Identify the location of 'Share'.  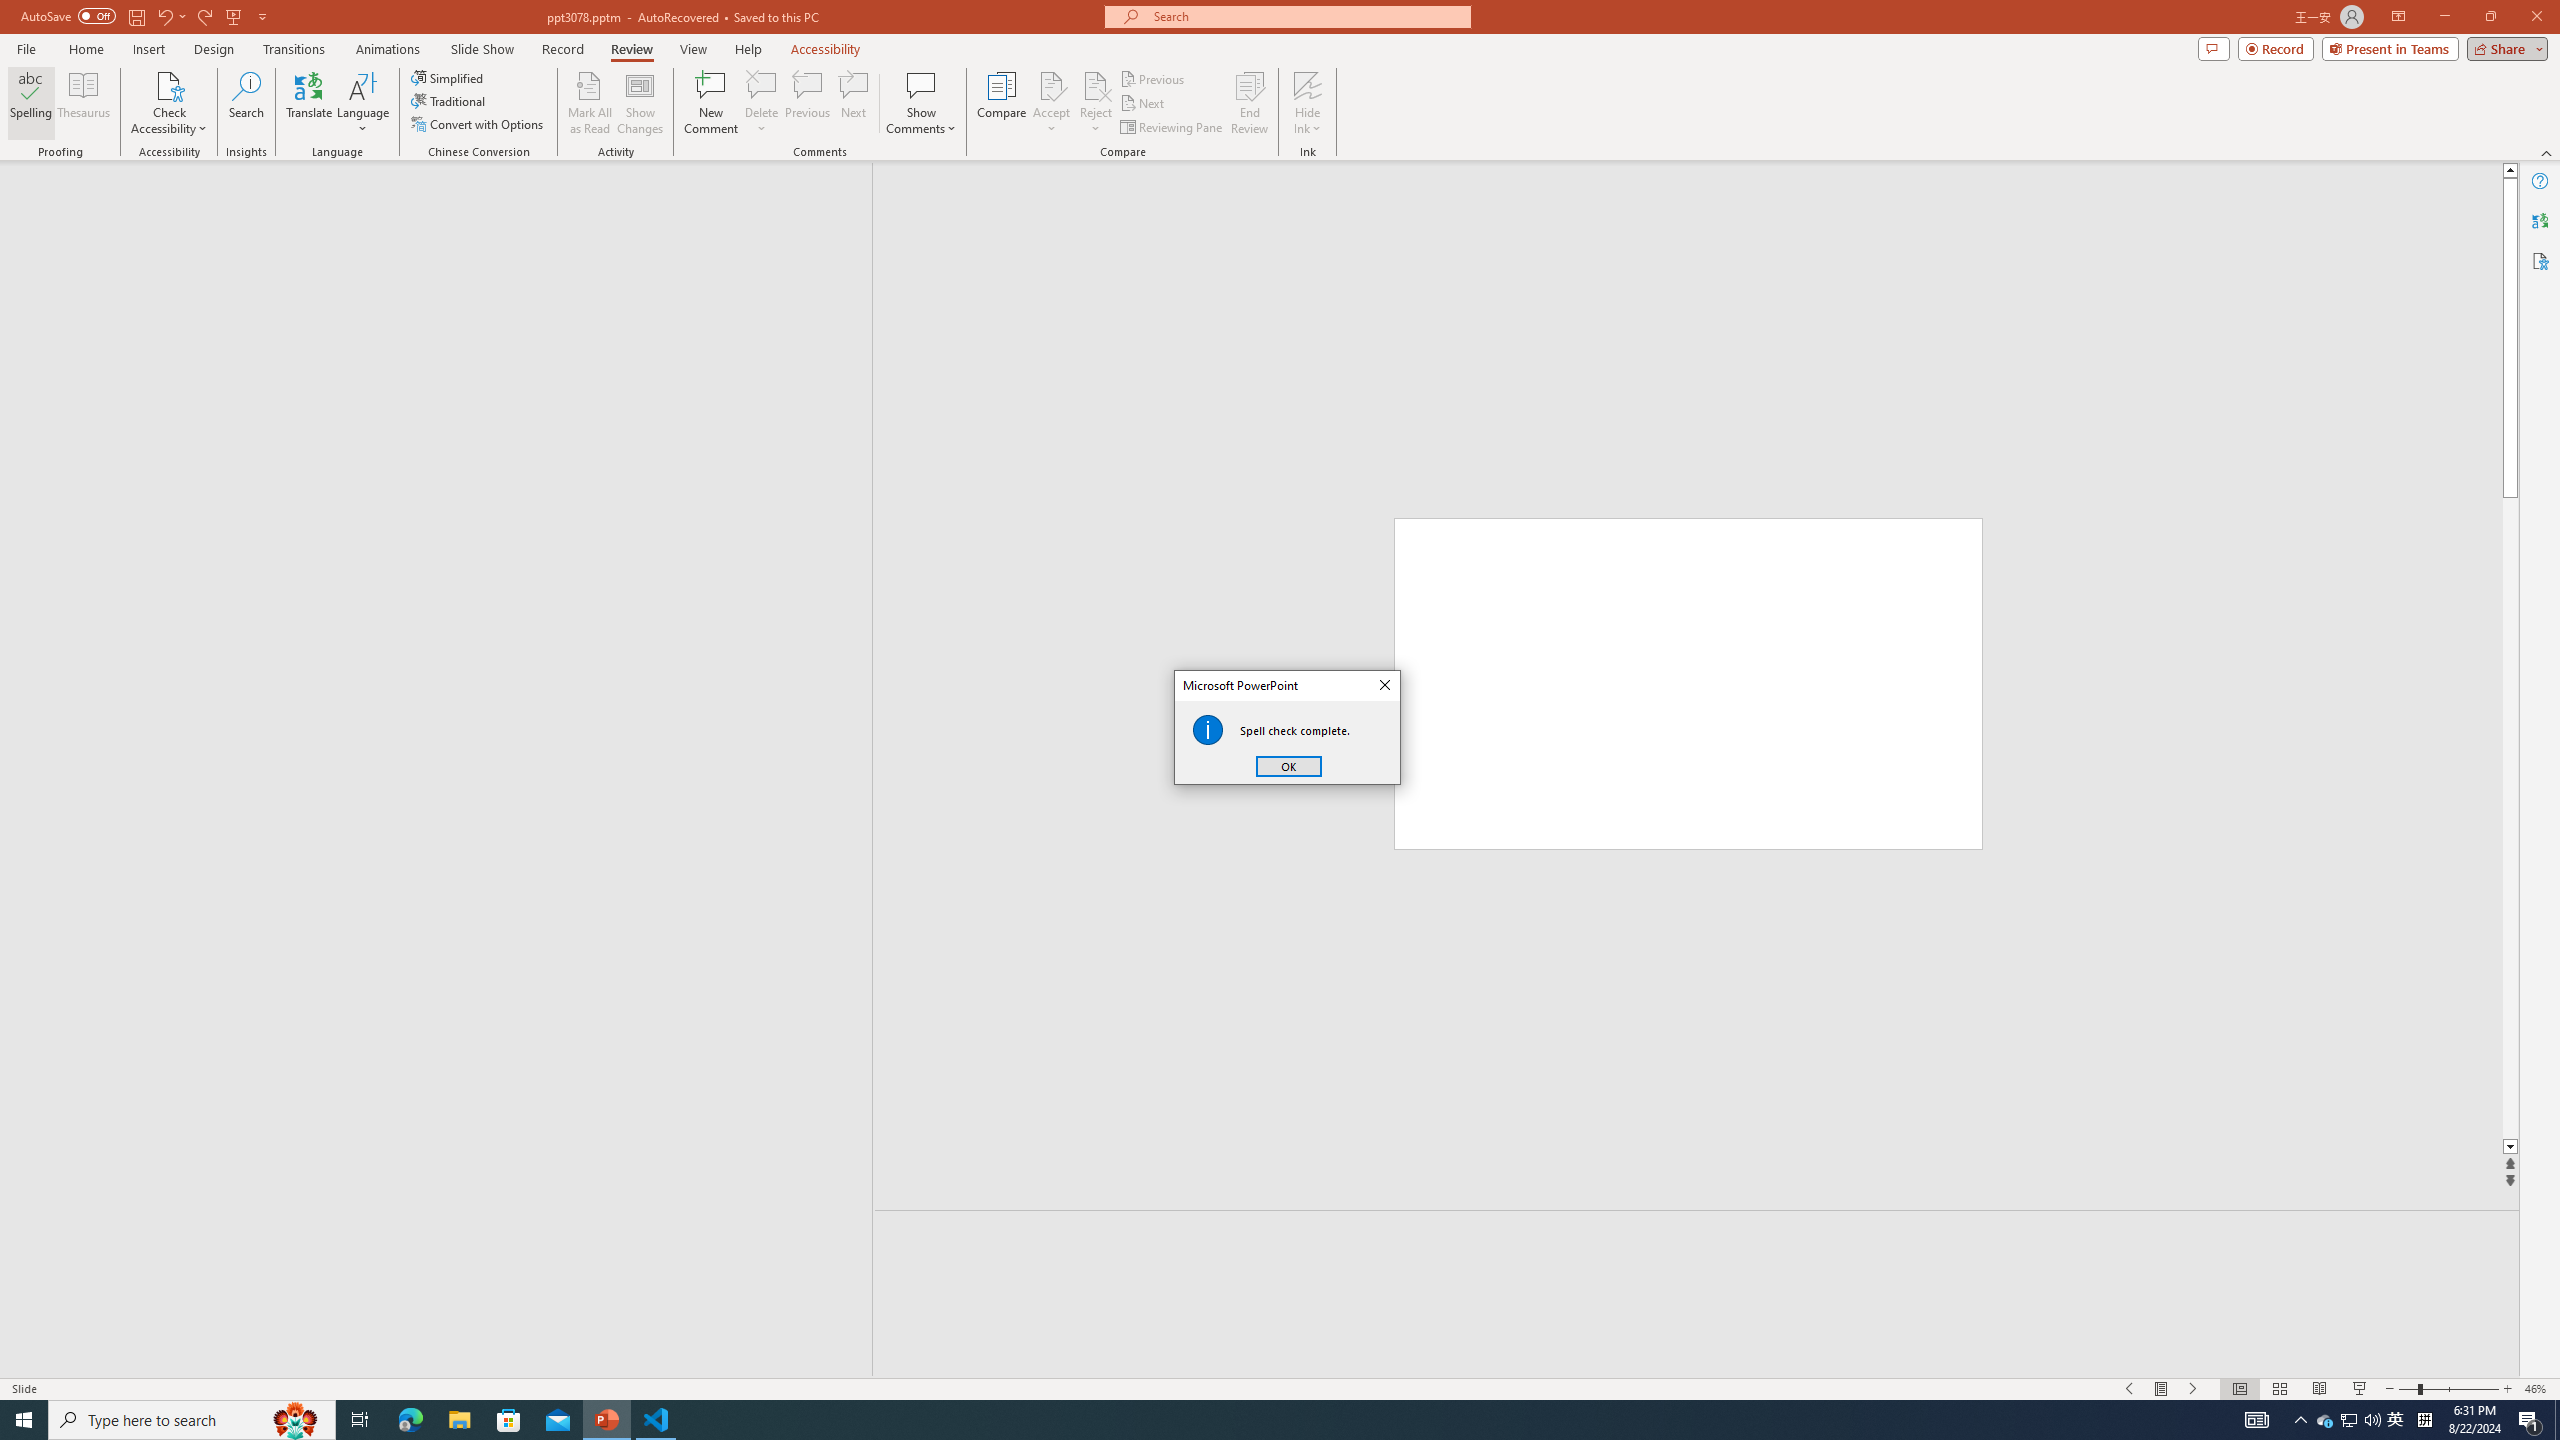
(2502, 47).